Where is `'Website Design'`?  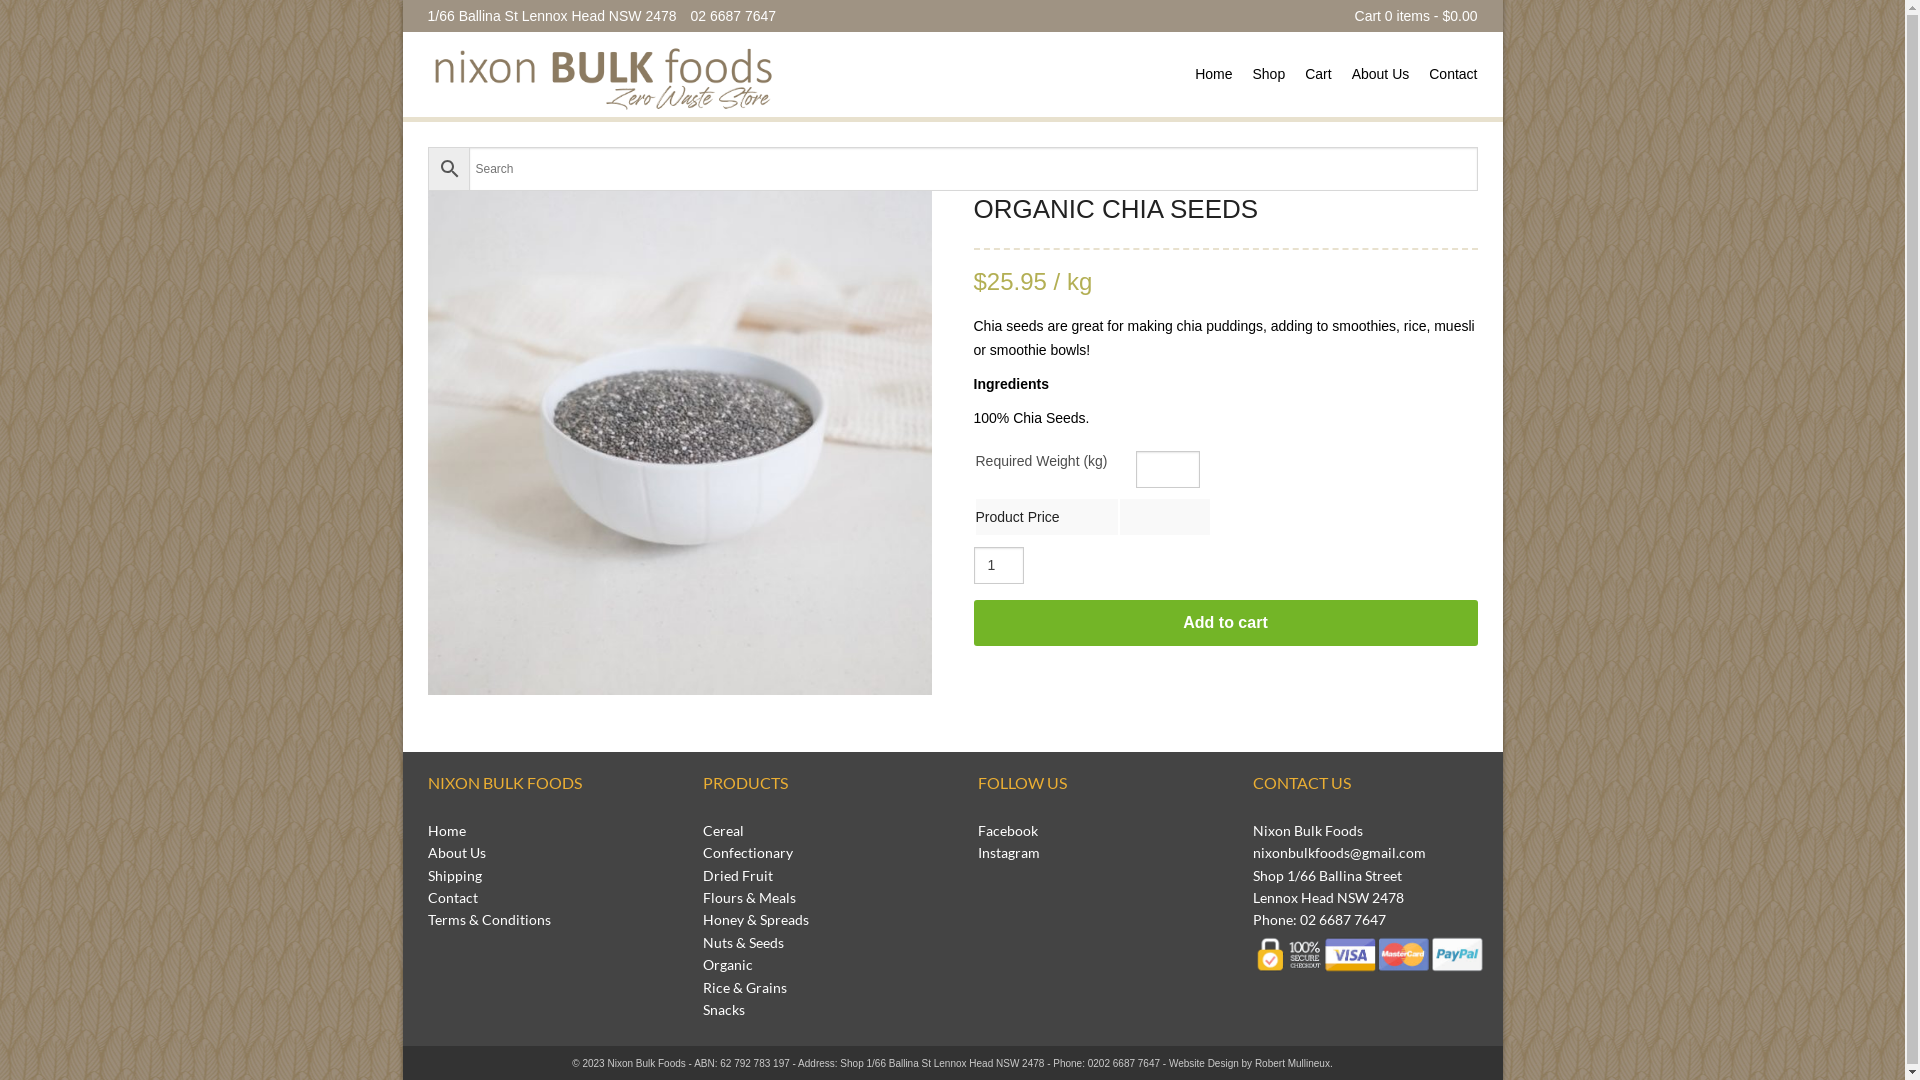
'Website Design' is located at coordinates (1203, 1062).